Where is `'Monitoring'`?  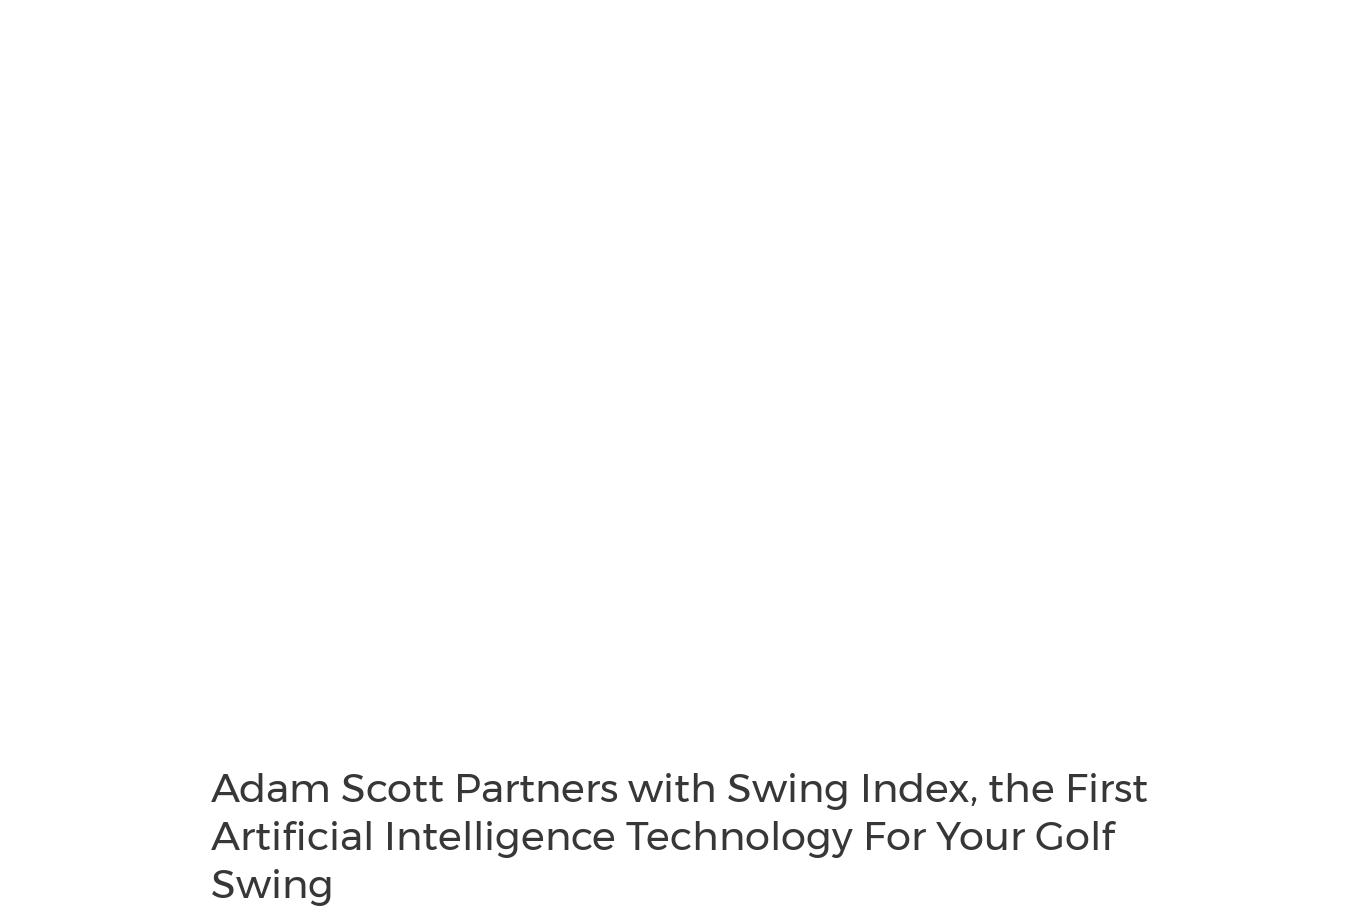
'Monitoring' is located at coordinates (78, 168).